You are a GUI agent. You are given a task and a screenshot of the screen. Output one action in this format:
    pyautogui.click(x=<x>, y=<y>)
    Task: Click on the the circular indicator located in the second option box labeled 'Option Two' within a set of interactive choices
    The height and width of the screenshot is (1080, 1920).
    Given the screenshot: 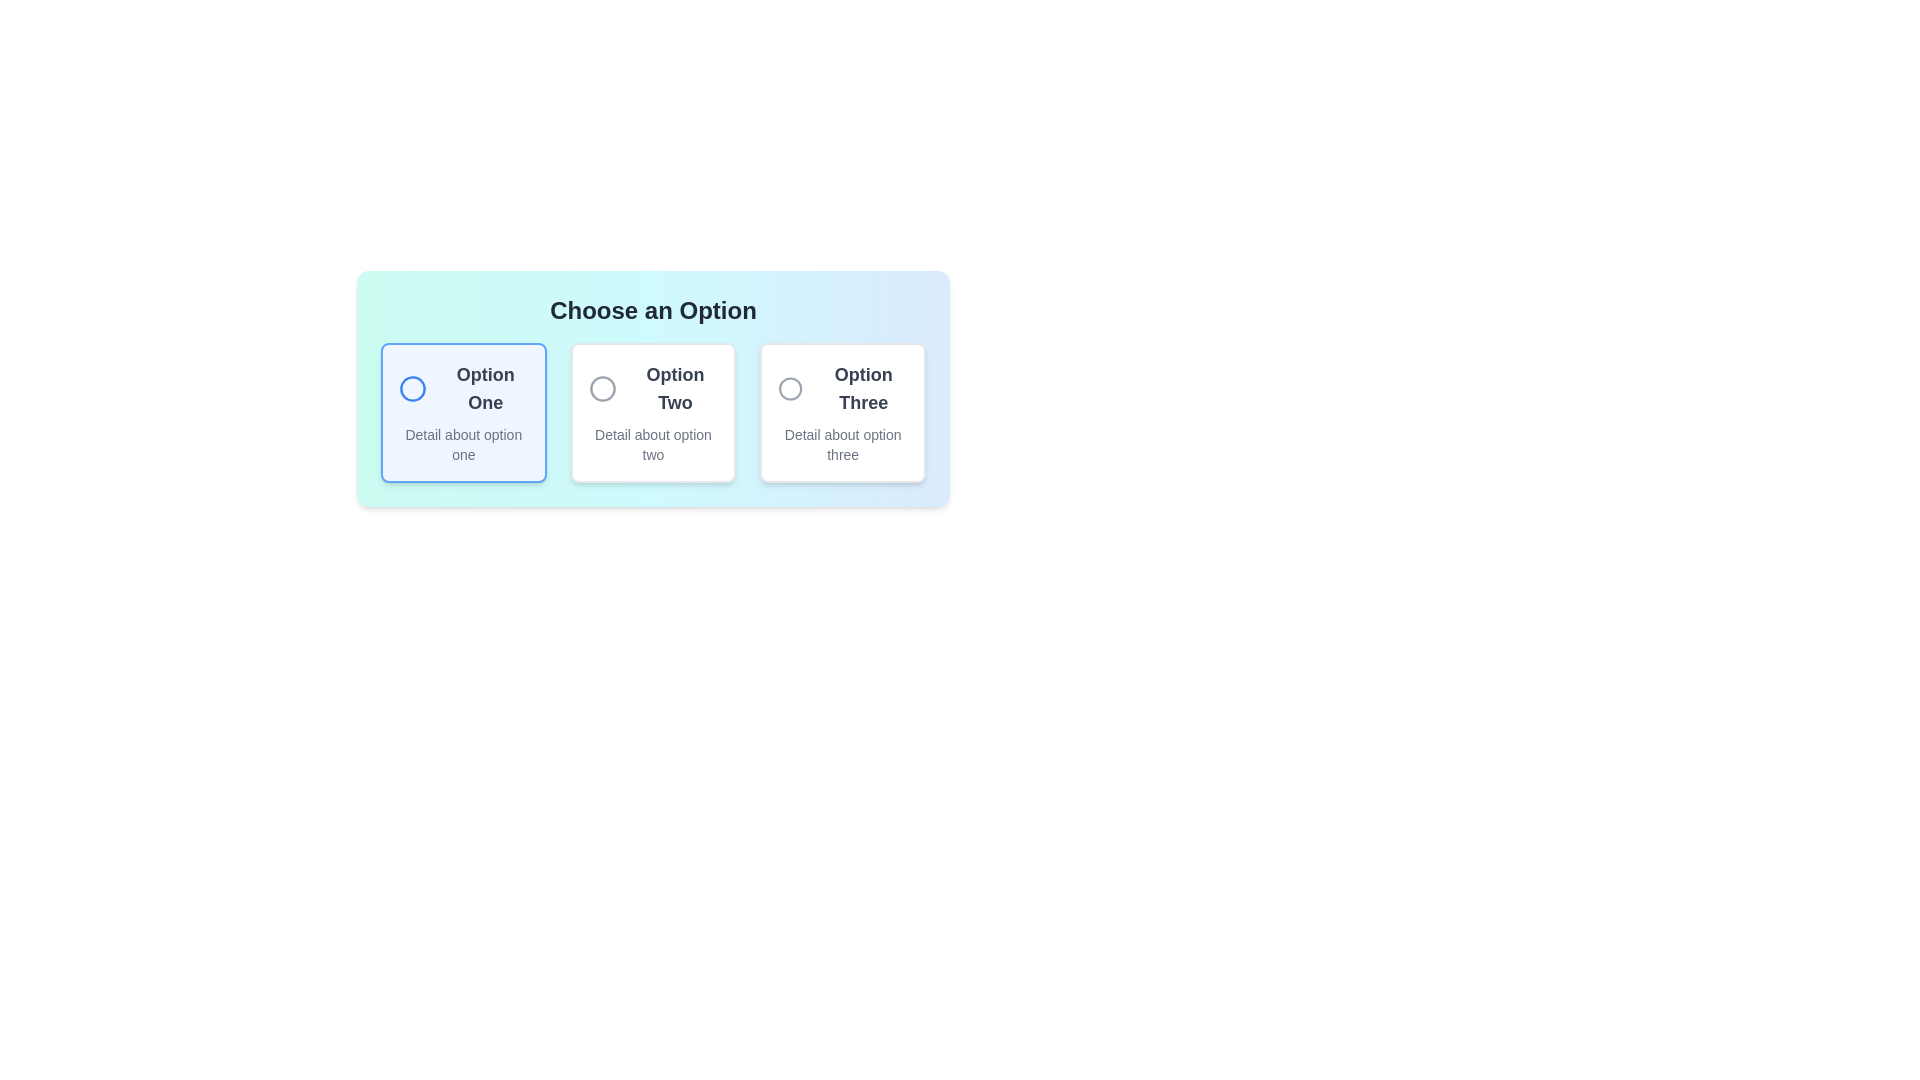 What is the action you would take?
    pyautogui.click(x=601, y=389)
    